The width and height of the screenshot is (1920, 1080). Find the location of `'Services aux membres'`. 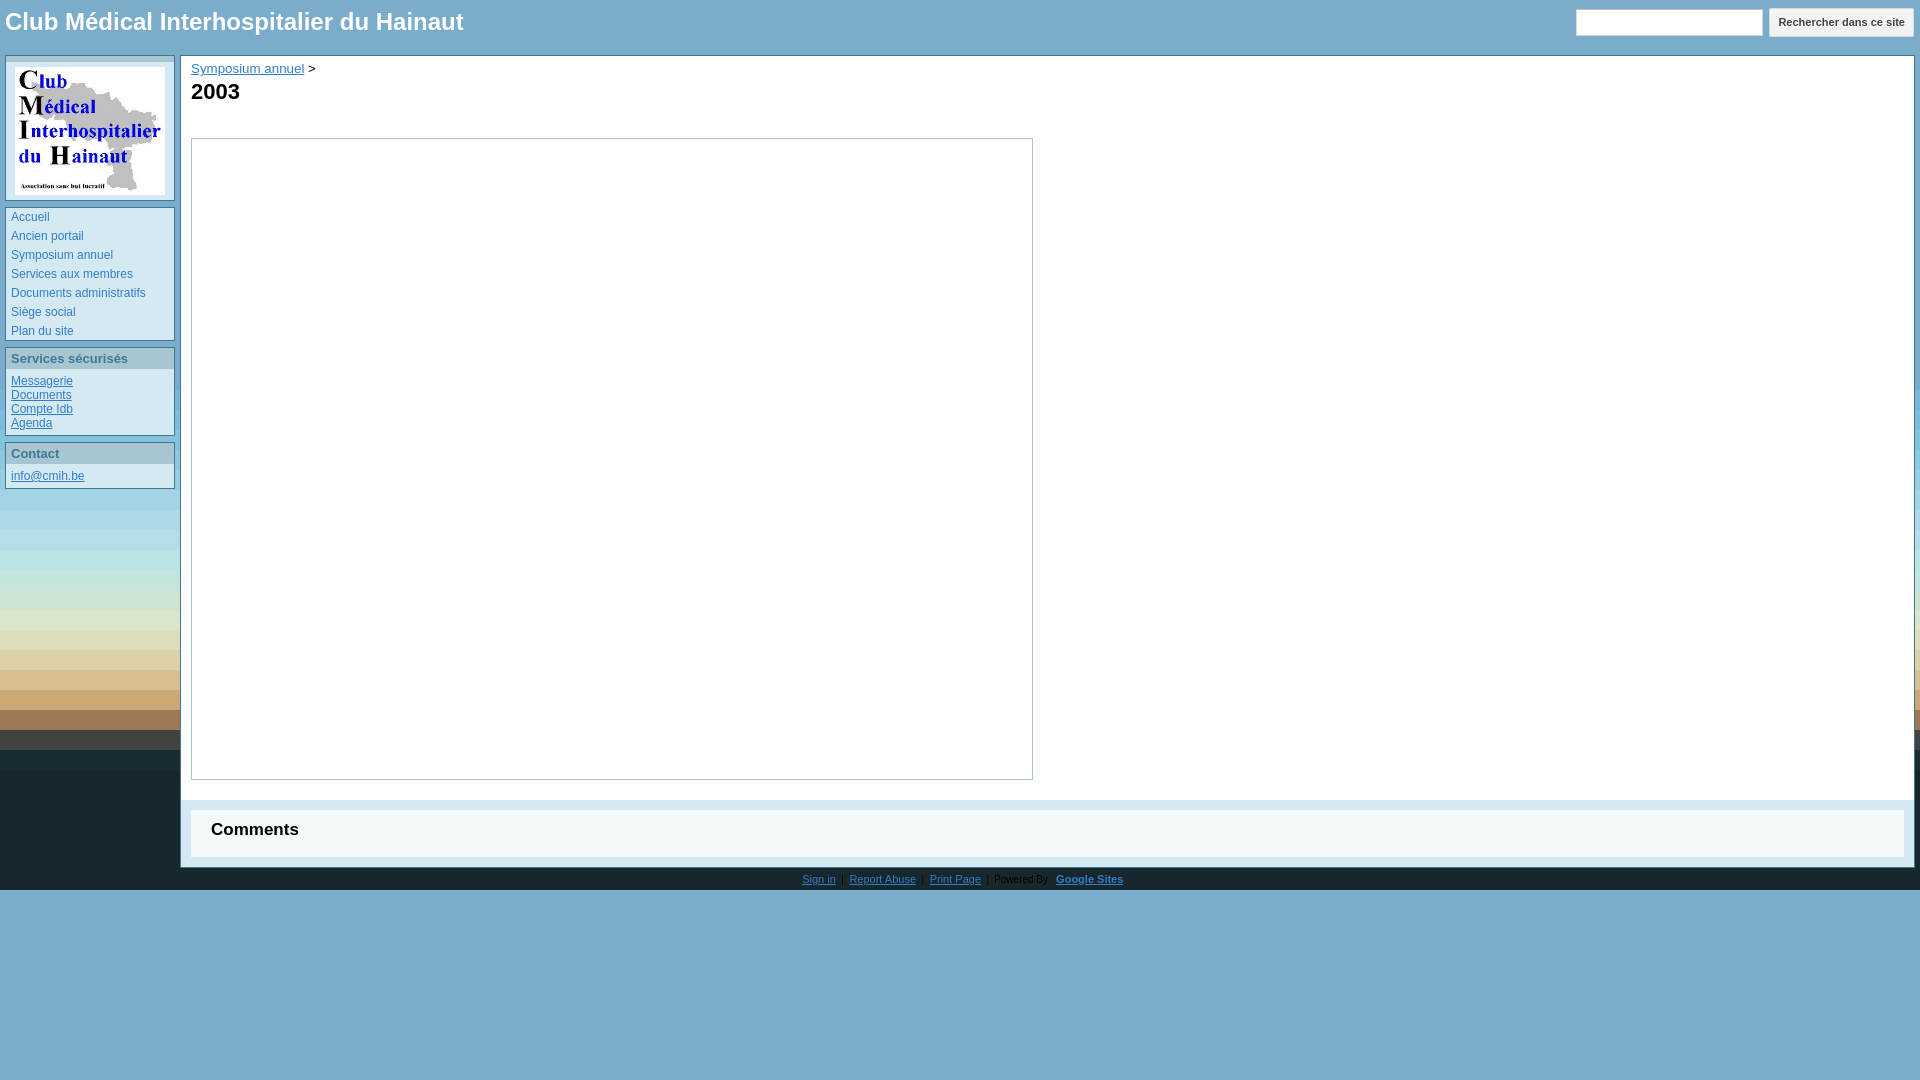

'Services aux membres' is located at coordinates (10, 274).